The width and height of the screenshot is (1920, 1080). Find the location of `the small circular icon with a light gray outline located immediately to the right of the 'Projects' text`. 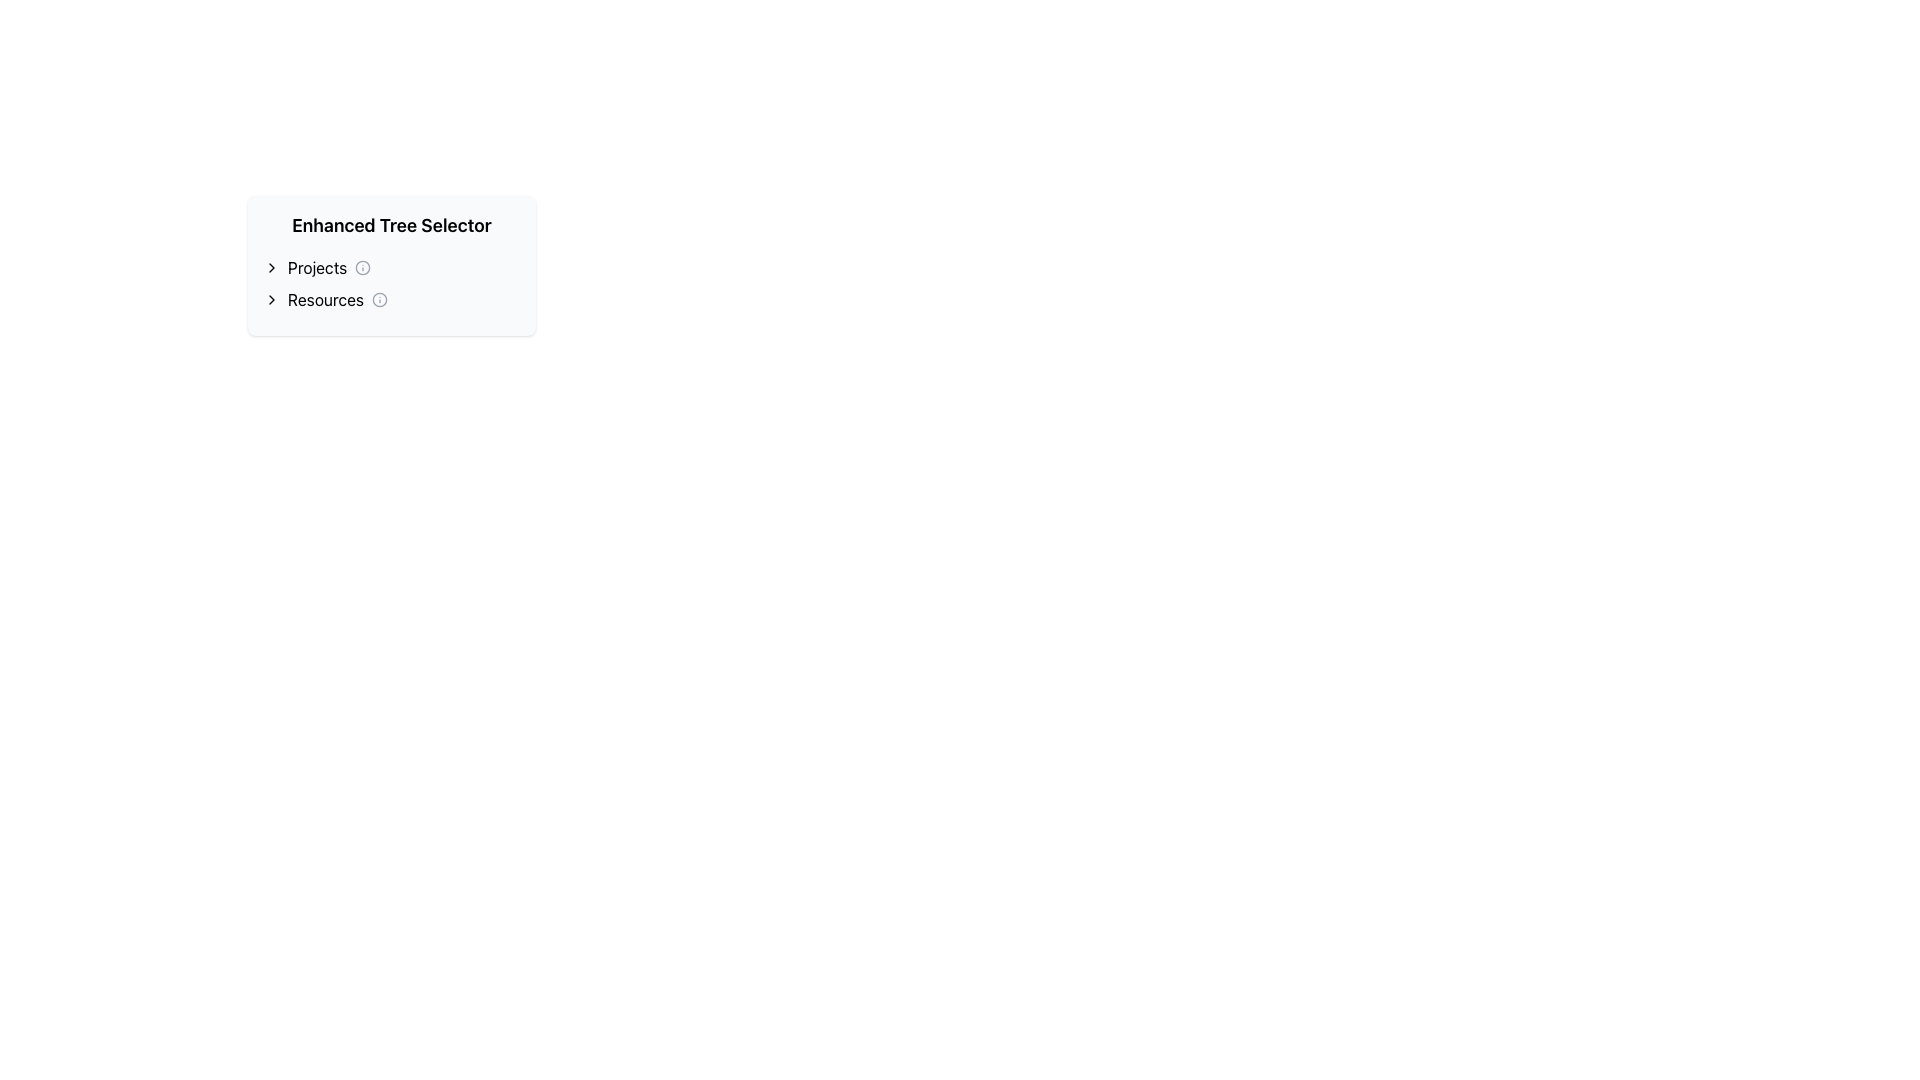

the small circular icon with a light gray outline located immediately to the right of the 'Projects' text is located at coordinates (363, 266).